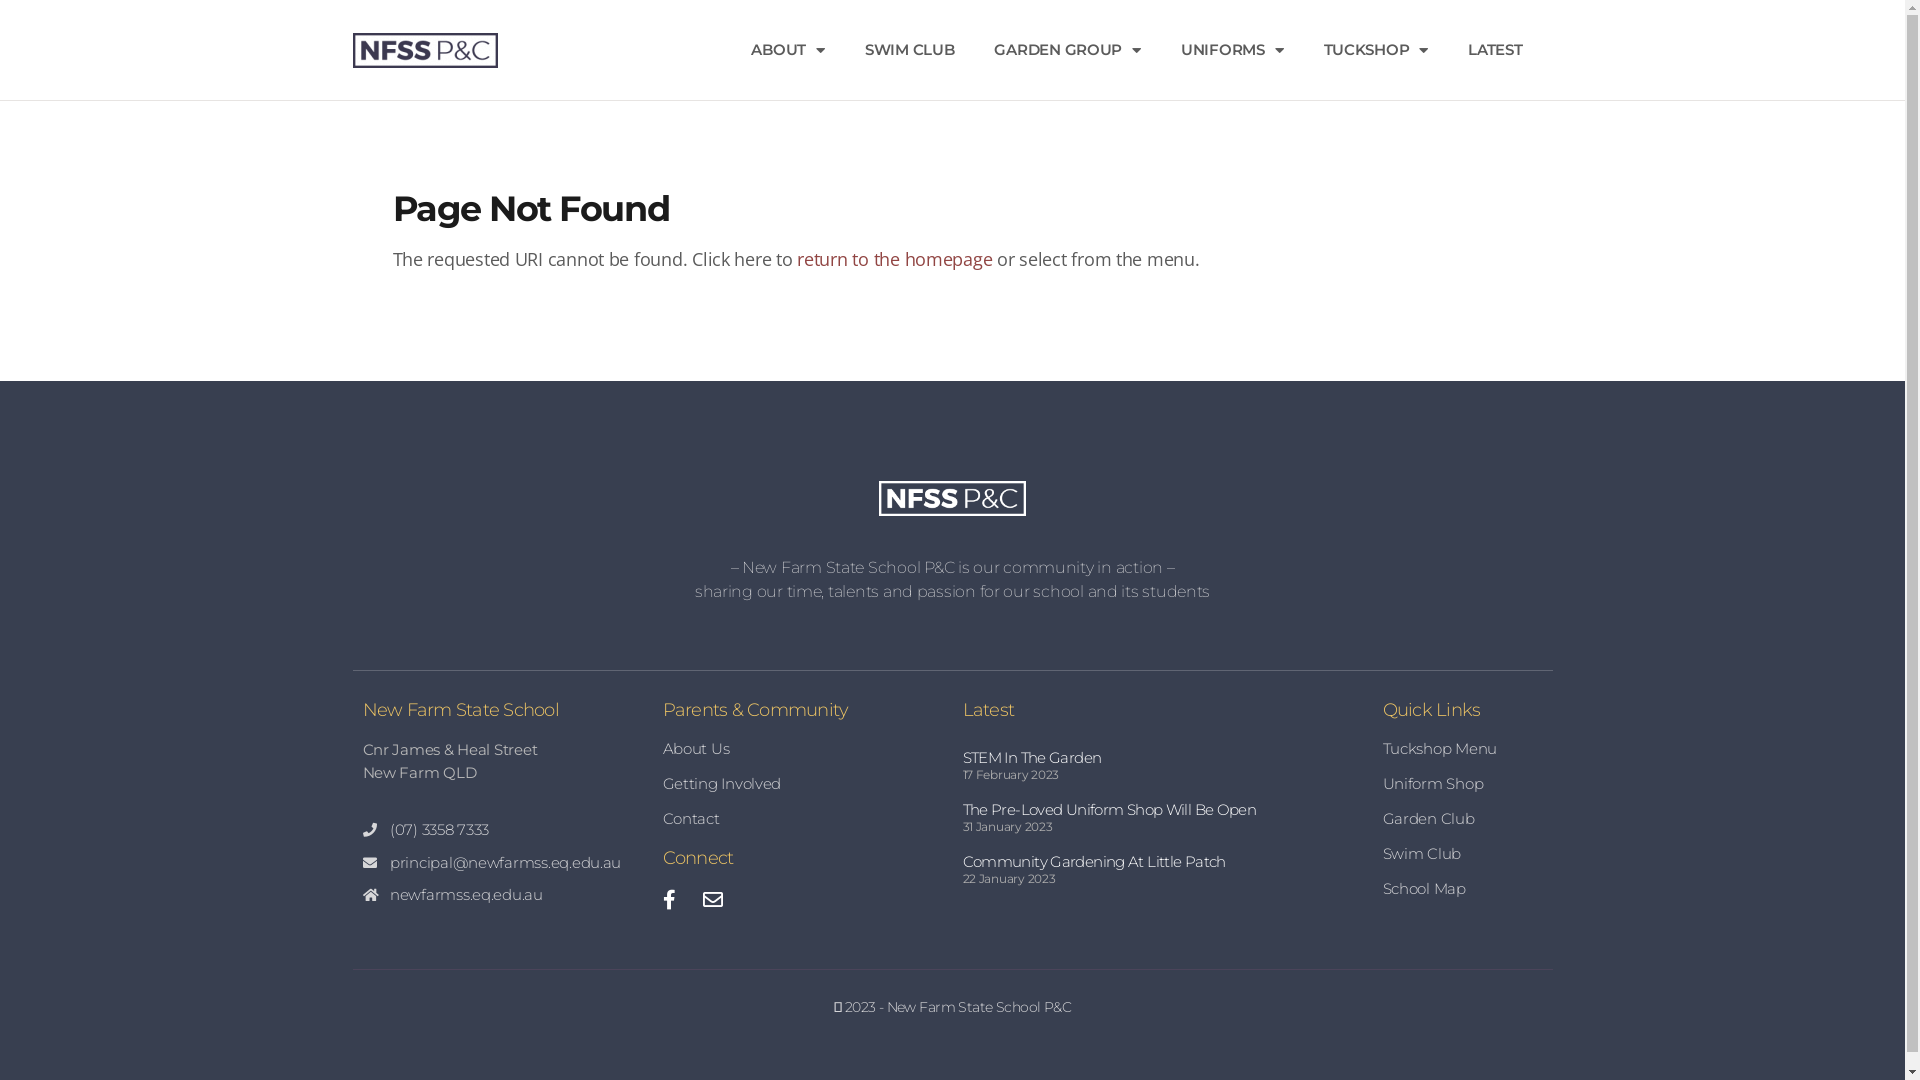 The width and height of the screenshot is (1920, 1080). Describe the element at coordinates (801, 782) in the screenshot. I see `'Getting Involved'` at that location.